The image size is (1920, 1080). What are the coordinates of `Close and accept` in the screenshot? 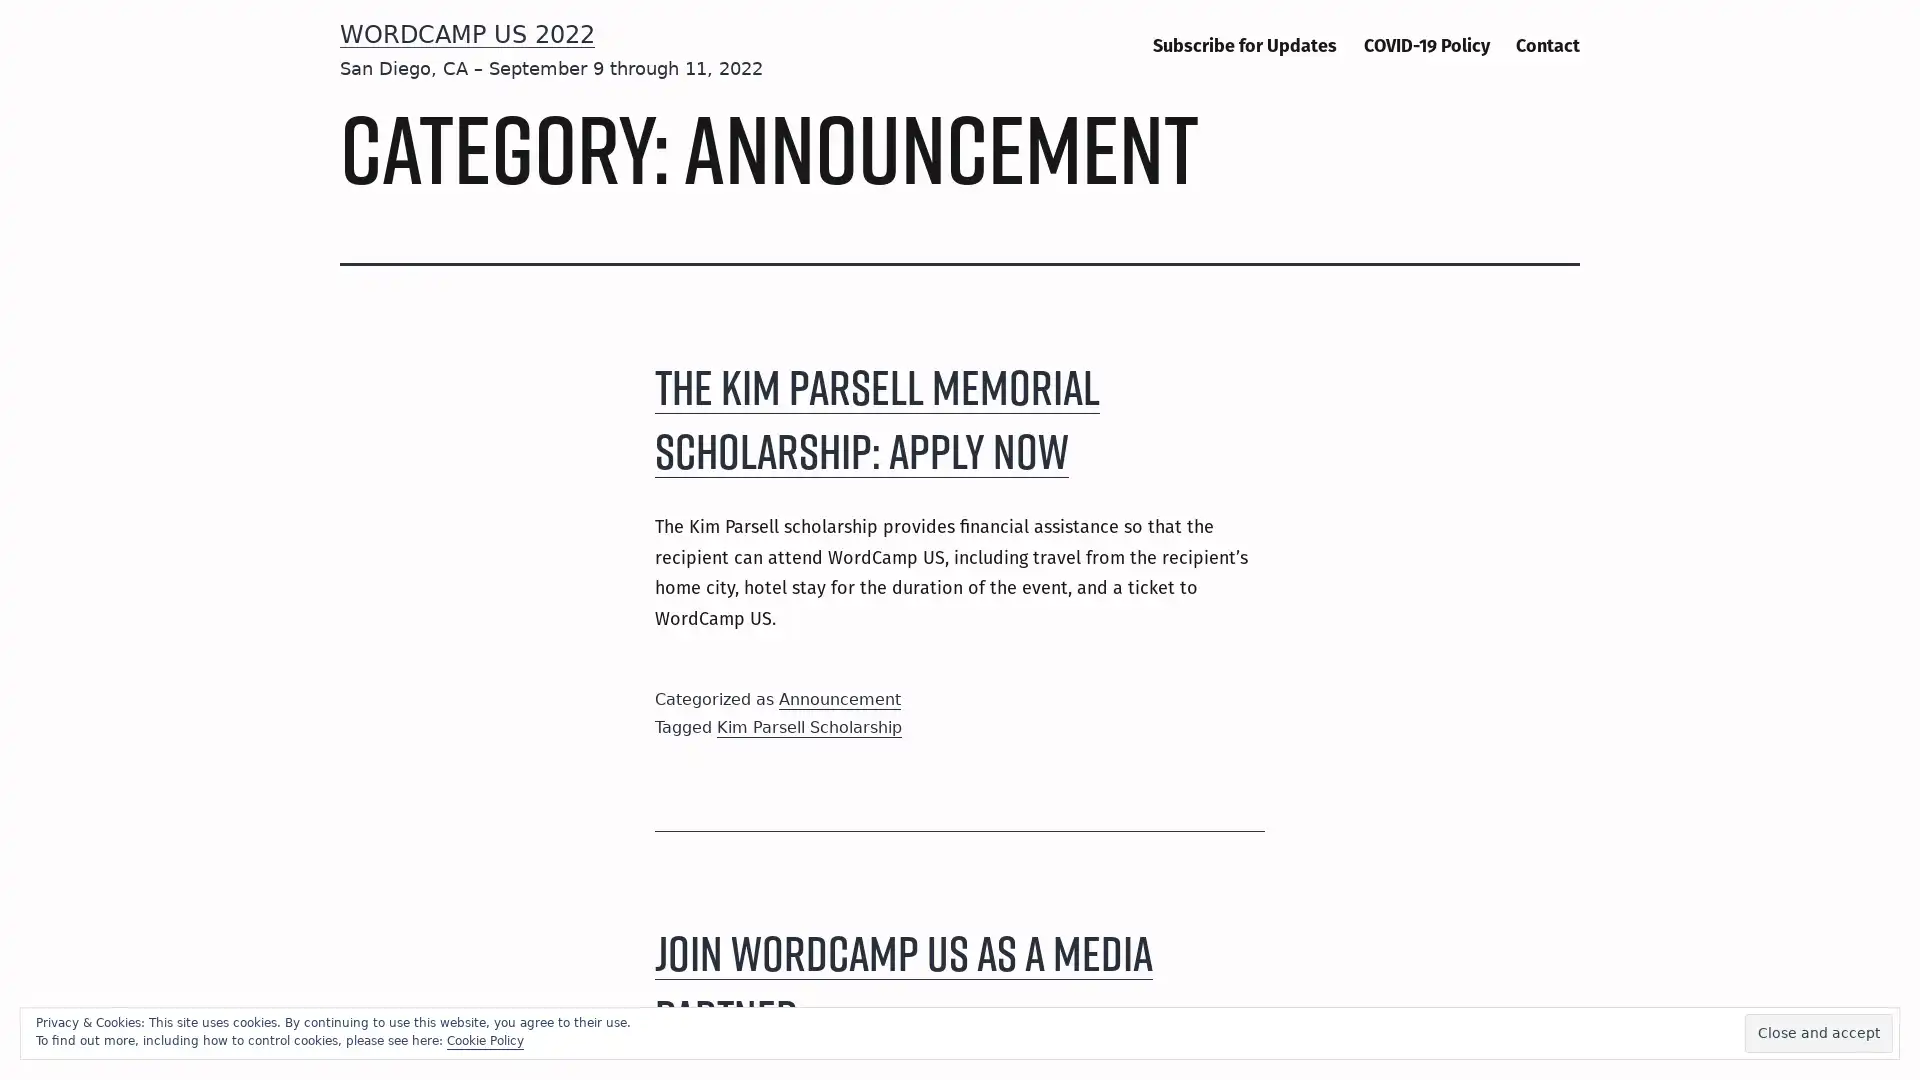 It's located at (1819, 1033).